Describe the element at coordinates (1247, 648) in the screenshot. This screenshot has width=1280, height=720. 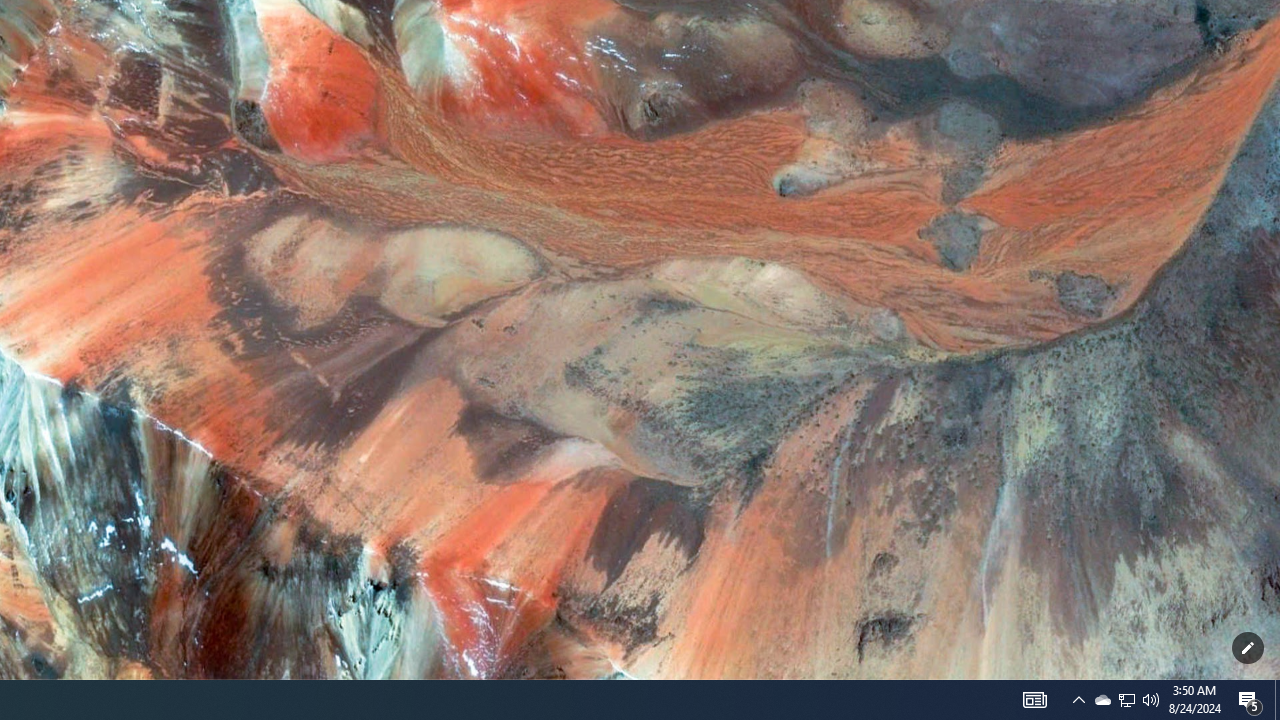
I see `'Customize this page'` at that location.